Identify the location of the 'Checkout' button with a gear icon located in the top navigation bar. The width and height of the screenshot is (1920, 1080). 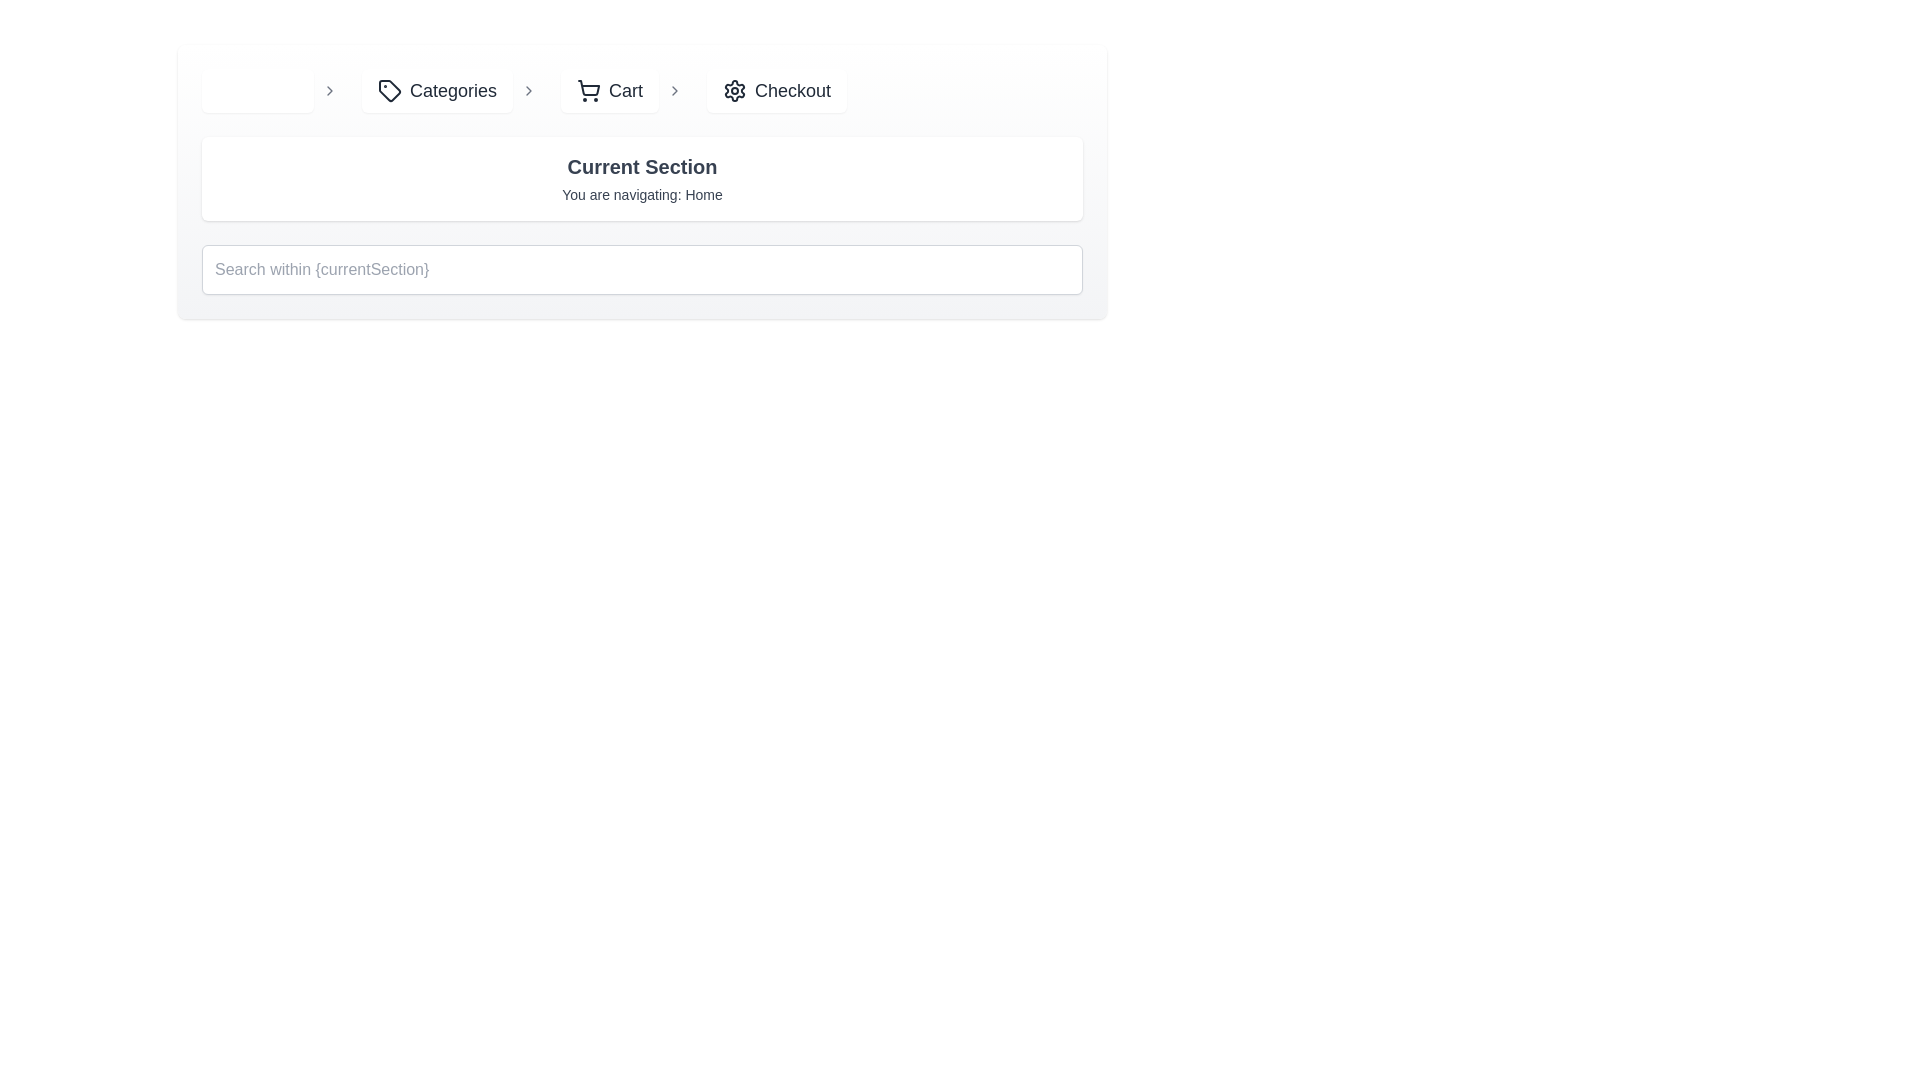
(776, 91).